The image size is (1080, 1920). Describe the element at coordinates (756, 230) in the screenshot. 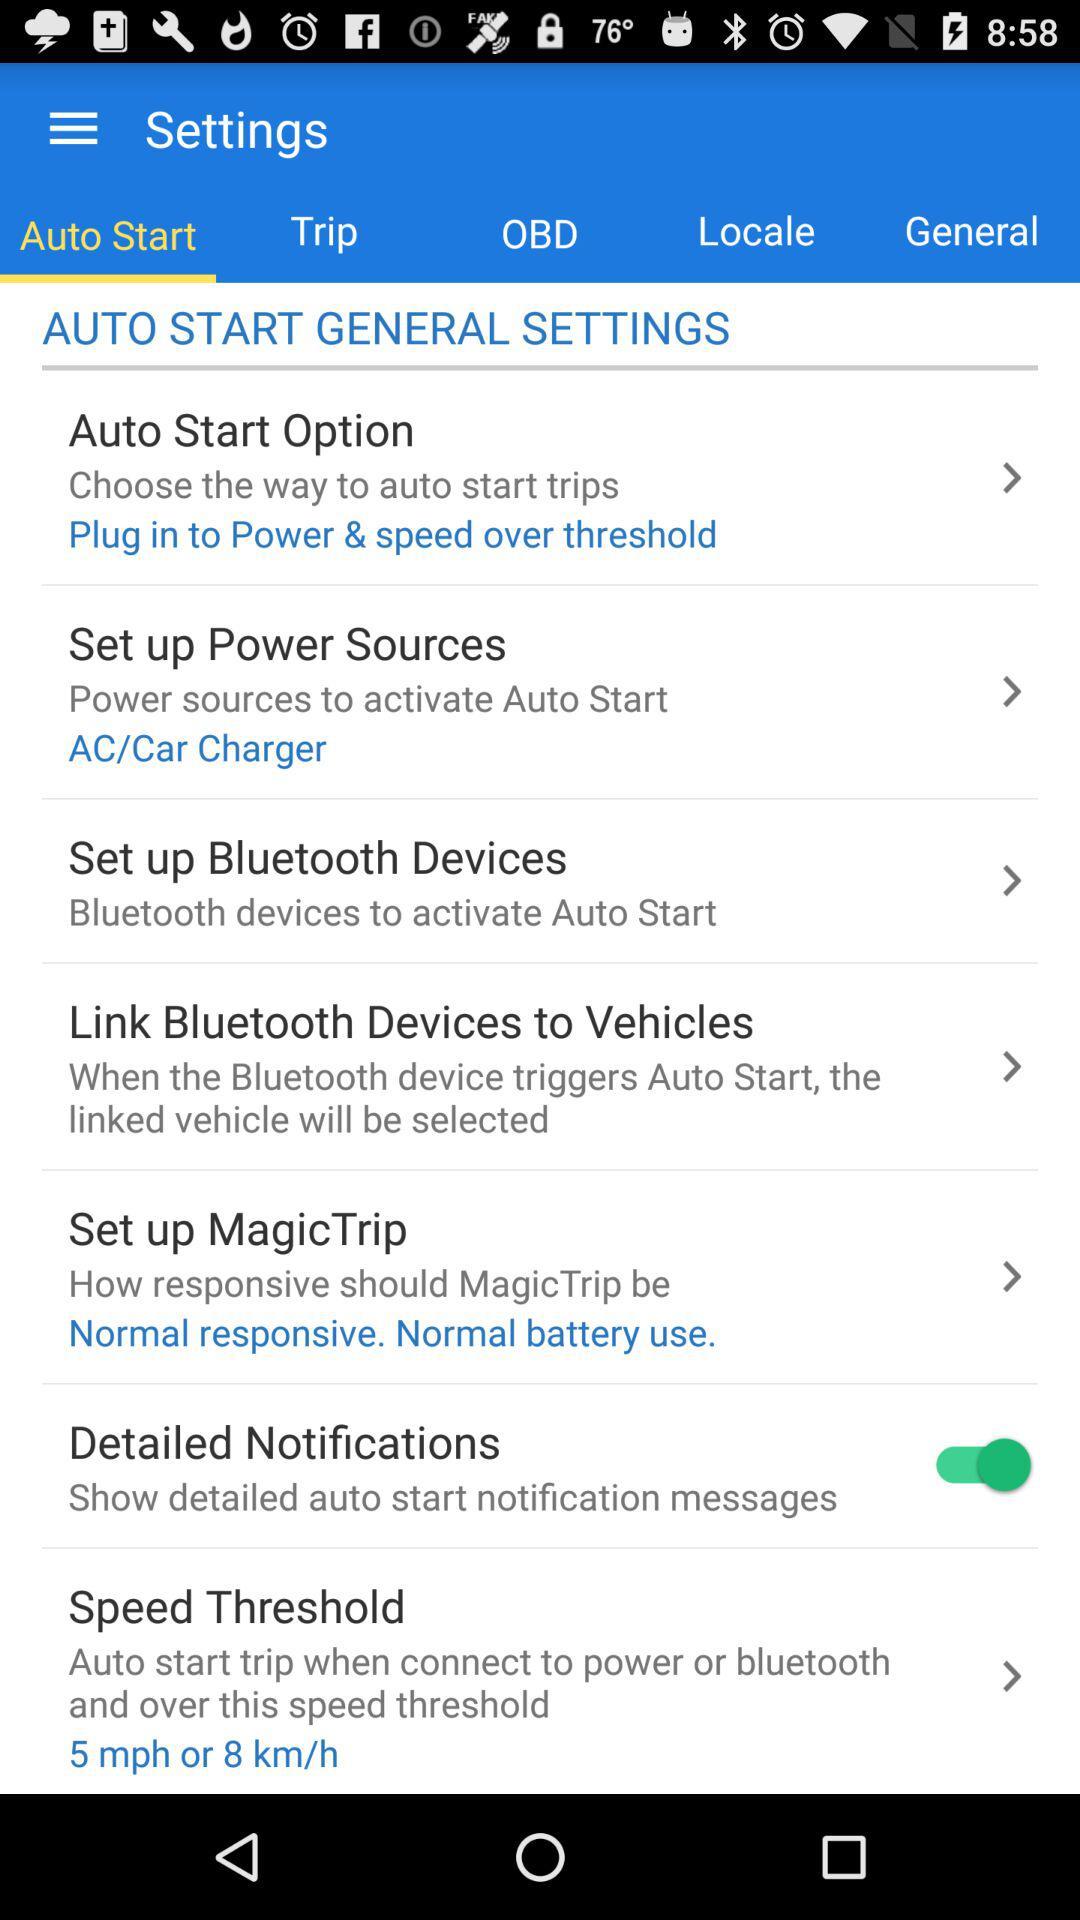

I see `the text locale` at that location.